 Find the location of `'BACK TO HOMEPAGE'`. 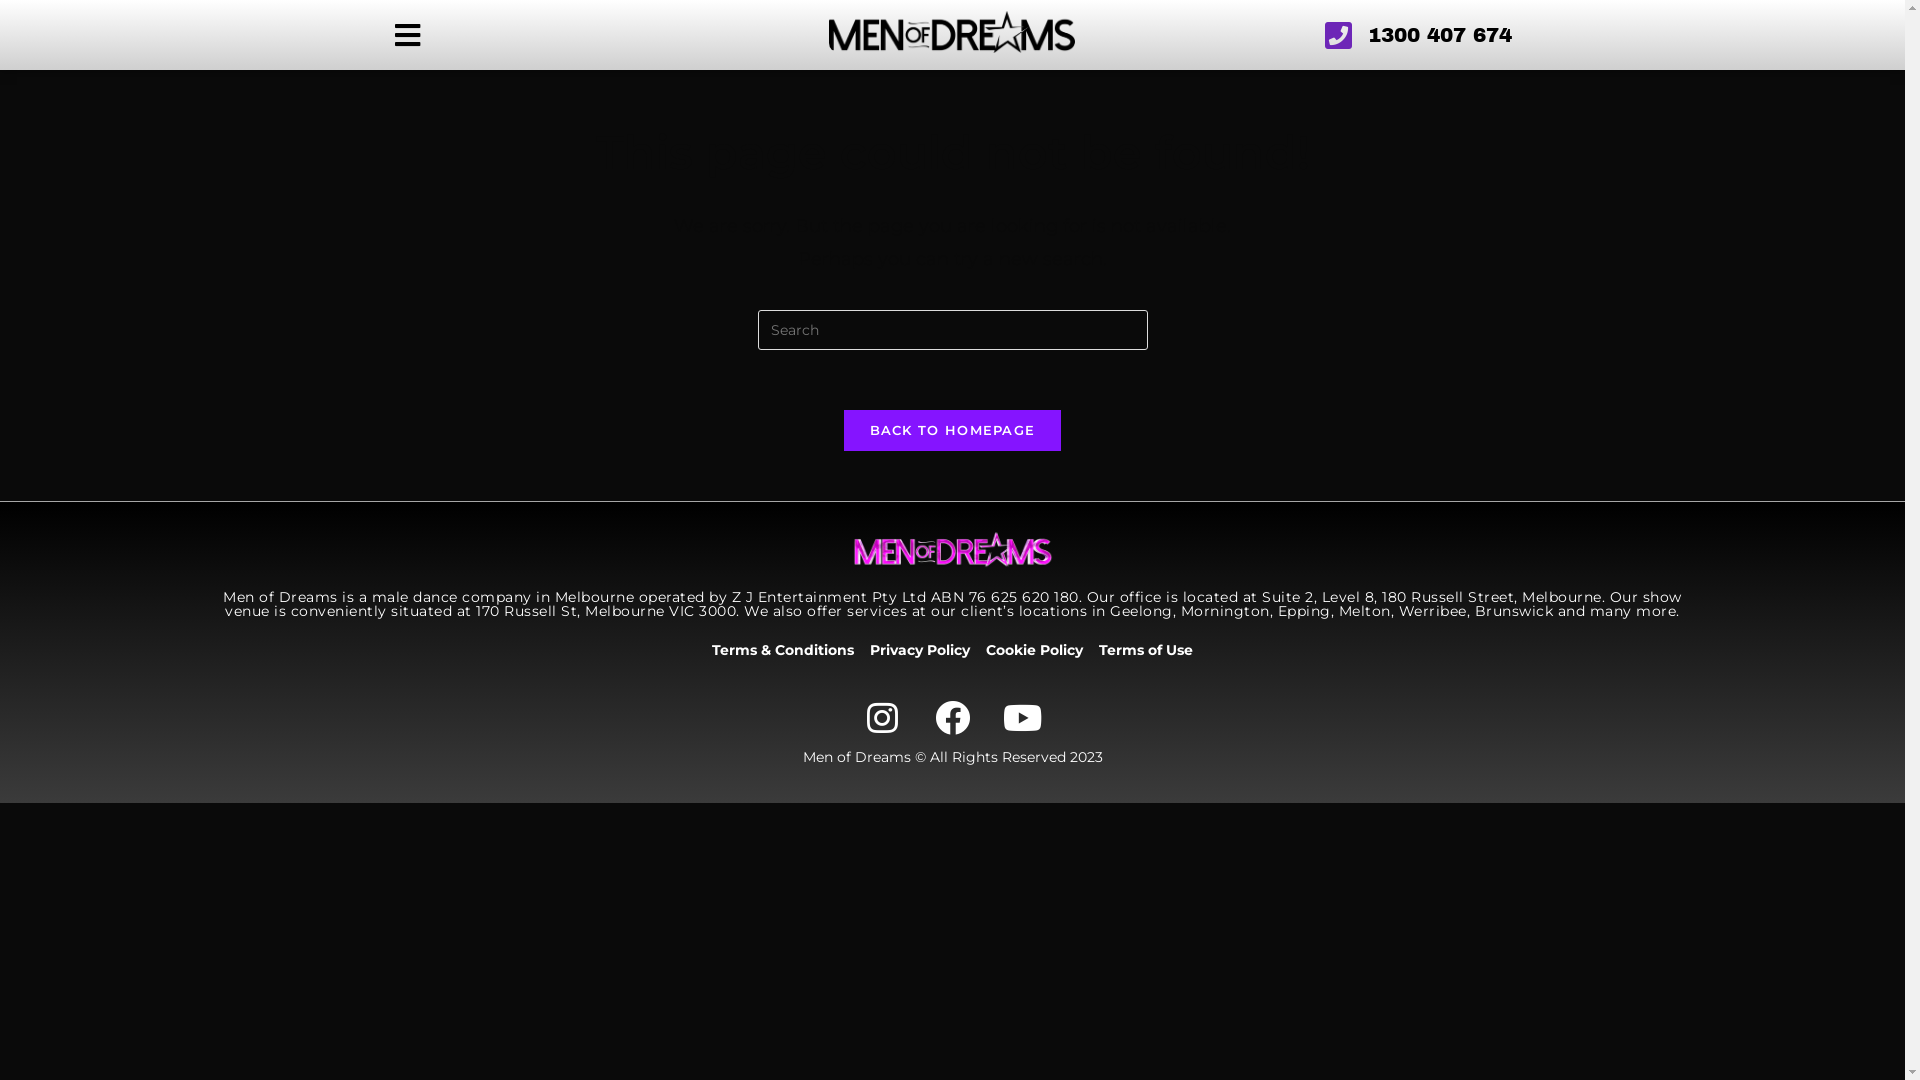

'BACK TO HOMEPAGE' is located at coordinates (844, 429).